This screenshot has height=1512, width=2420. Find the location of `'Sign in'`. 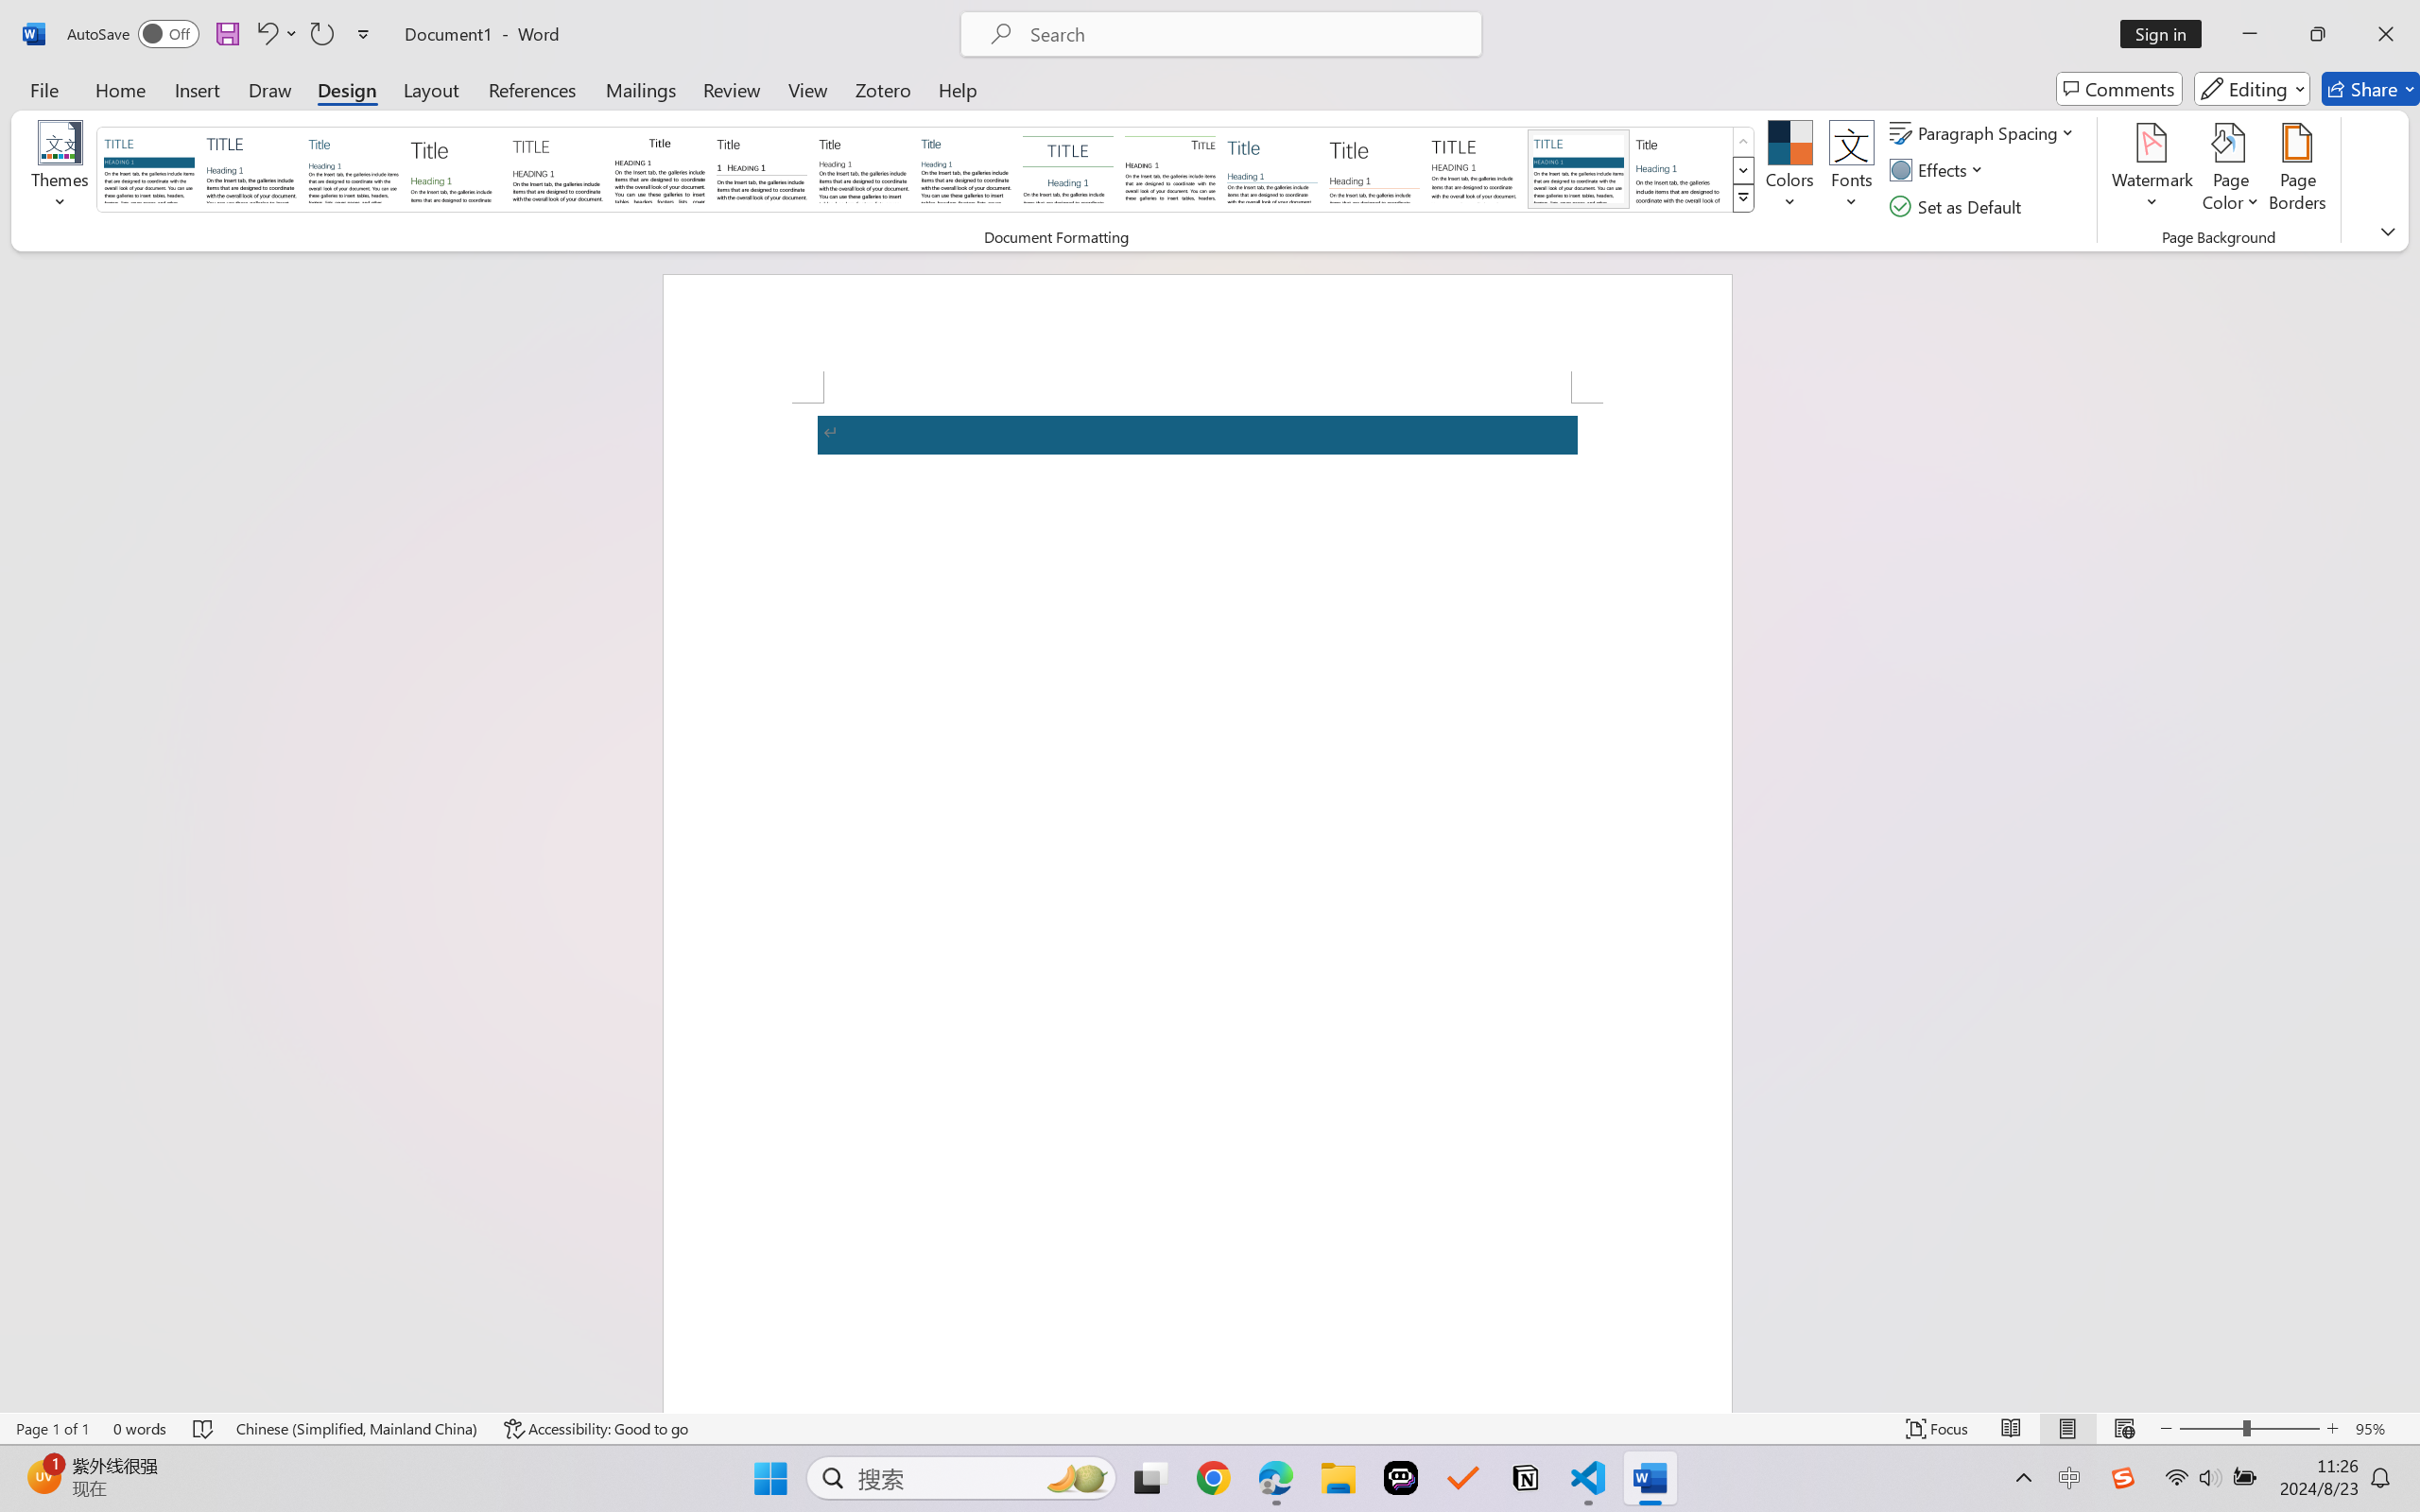

'Sign in' is located at coordinates (2168, 33).